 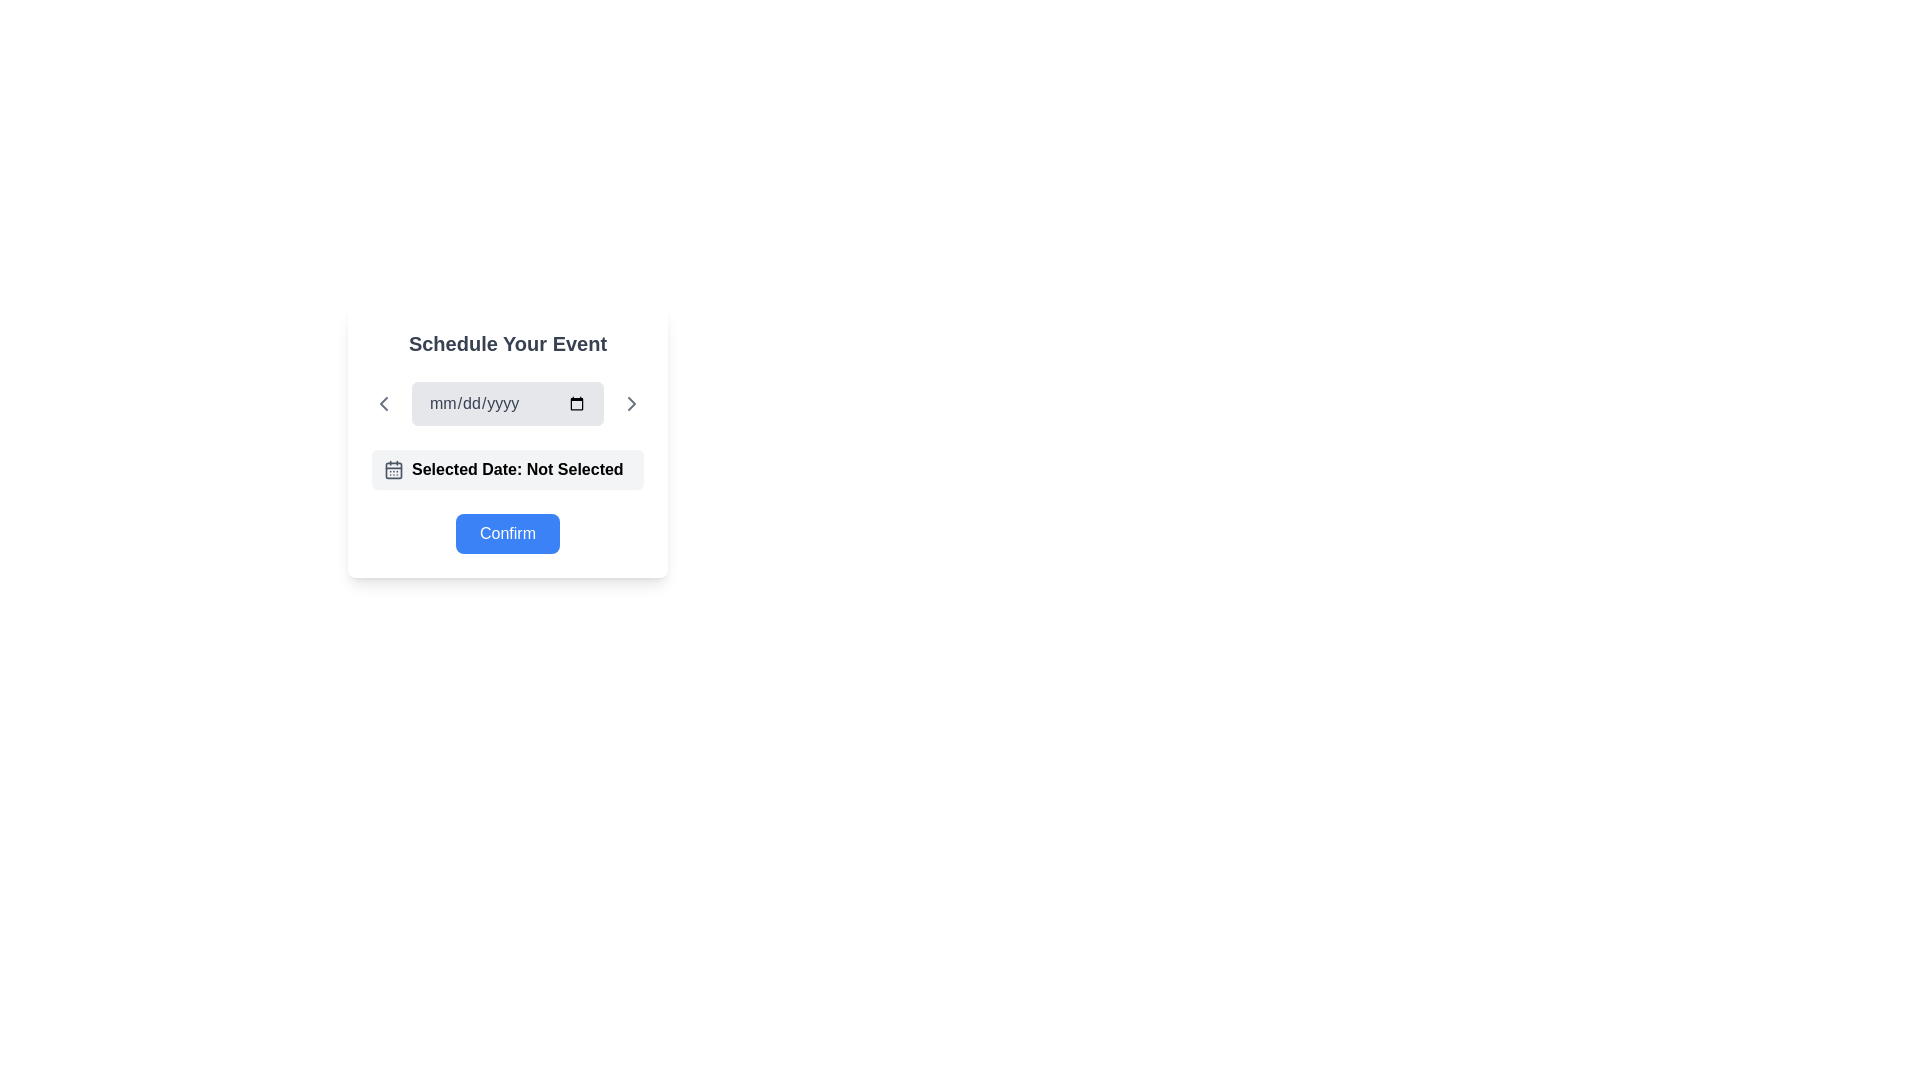 I want to click on the Text Display Field displaying 'Selected Date: Not Selected', which is located below the date picker and above the 'Confirm' button in the center modal, so click(x=508, y=470).